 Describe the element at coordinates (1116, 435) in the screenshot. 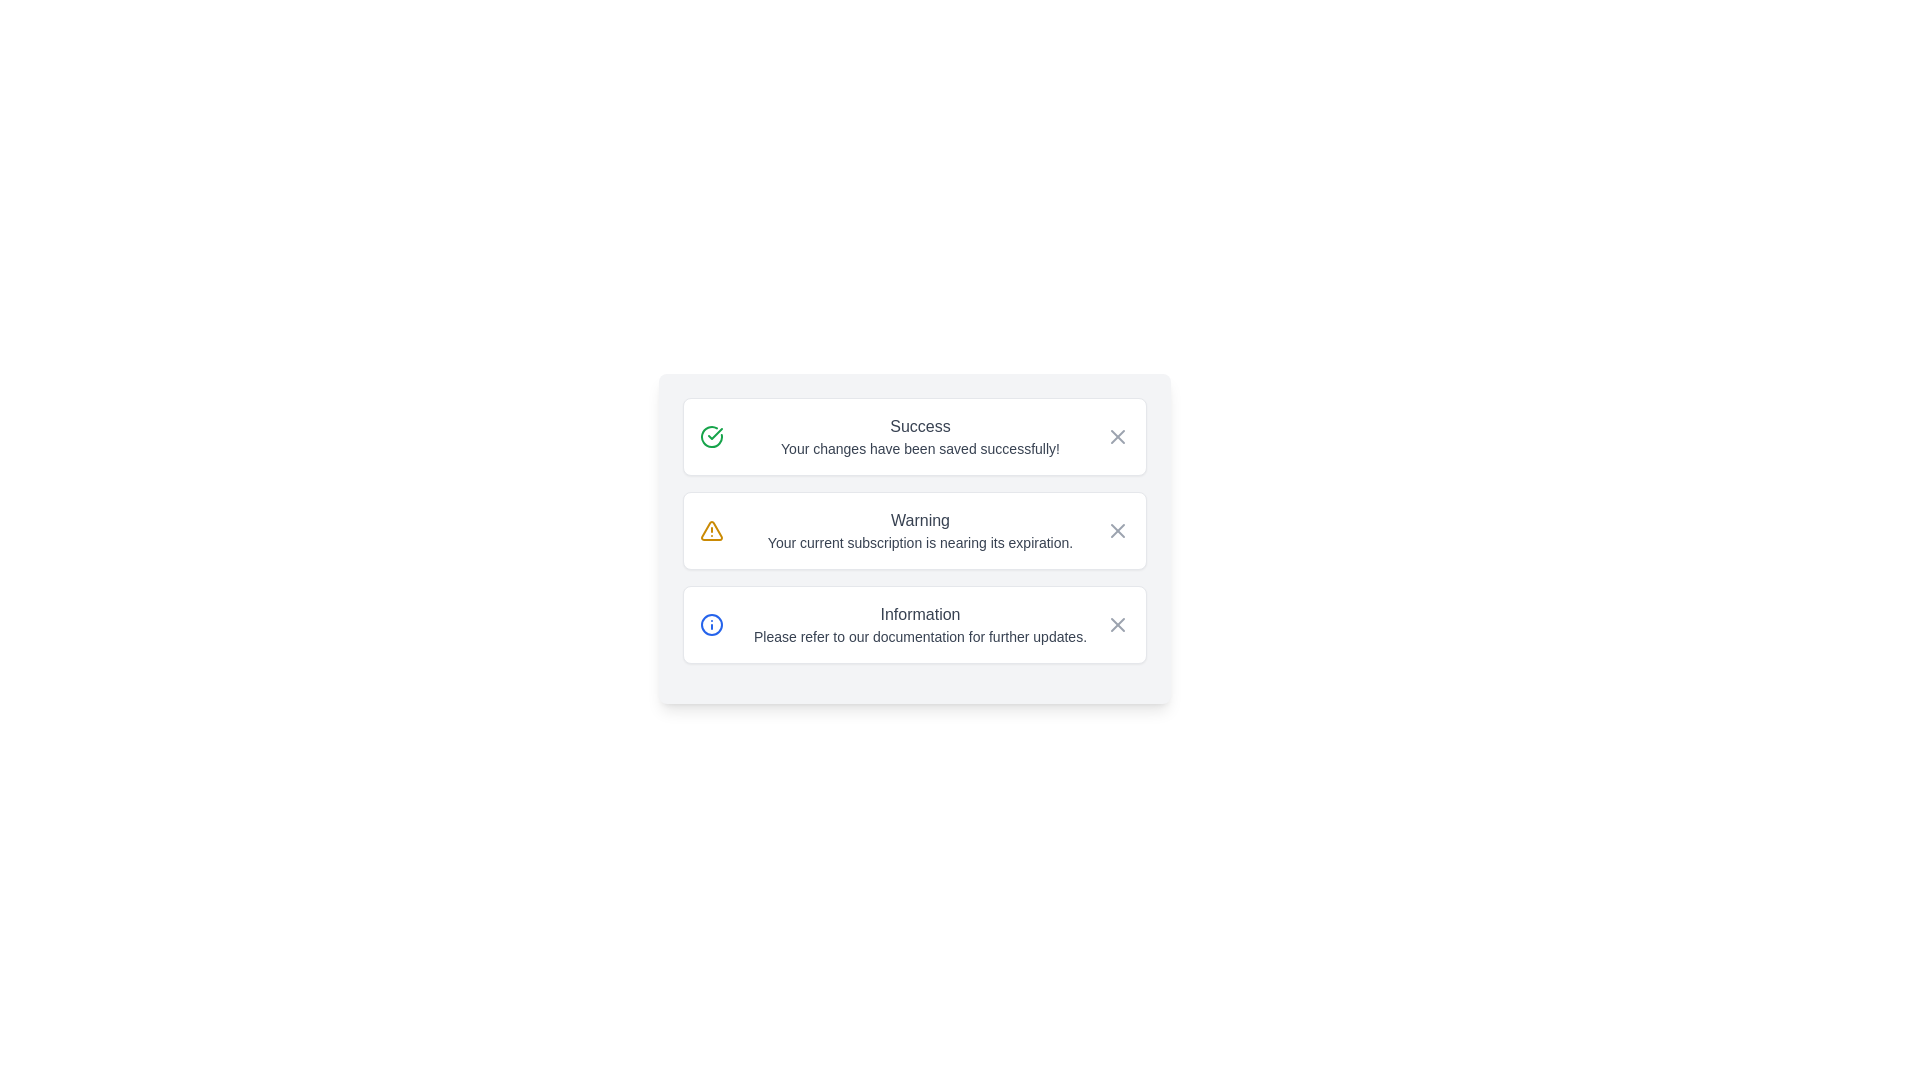

I see `the button with a cross (x) icon on the right side of the success notification` at that location.